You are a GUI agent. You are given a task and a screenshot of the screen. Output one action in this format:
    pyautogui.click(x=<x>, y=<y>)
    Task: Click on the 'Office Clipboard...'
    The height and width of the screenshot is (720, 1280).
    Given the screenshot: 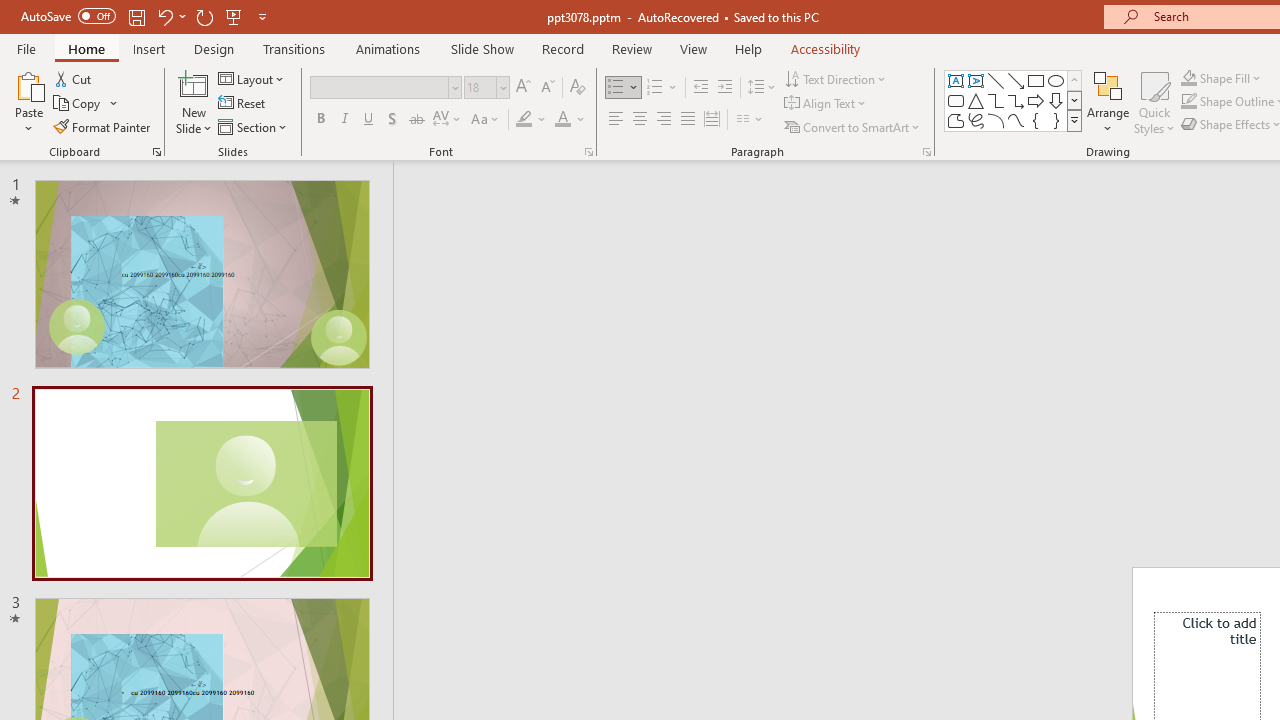 What is the action you would take?
    pyautogui.click(x=155, y=150)
    